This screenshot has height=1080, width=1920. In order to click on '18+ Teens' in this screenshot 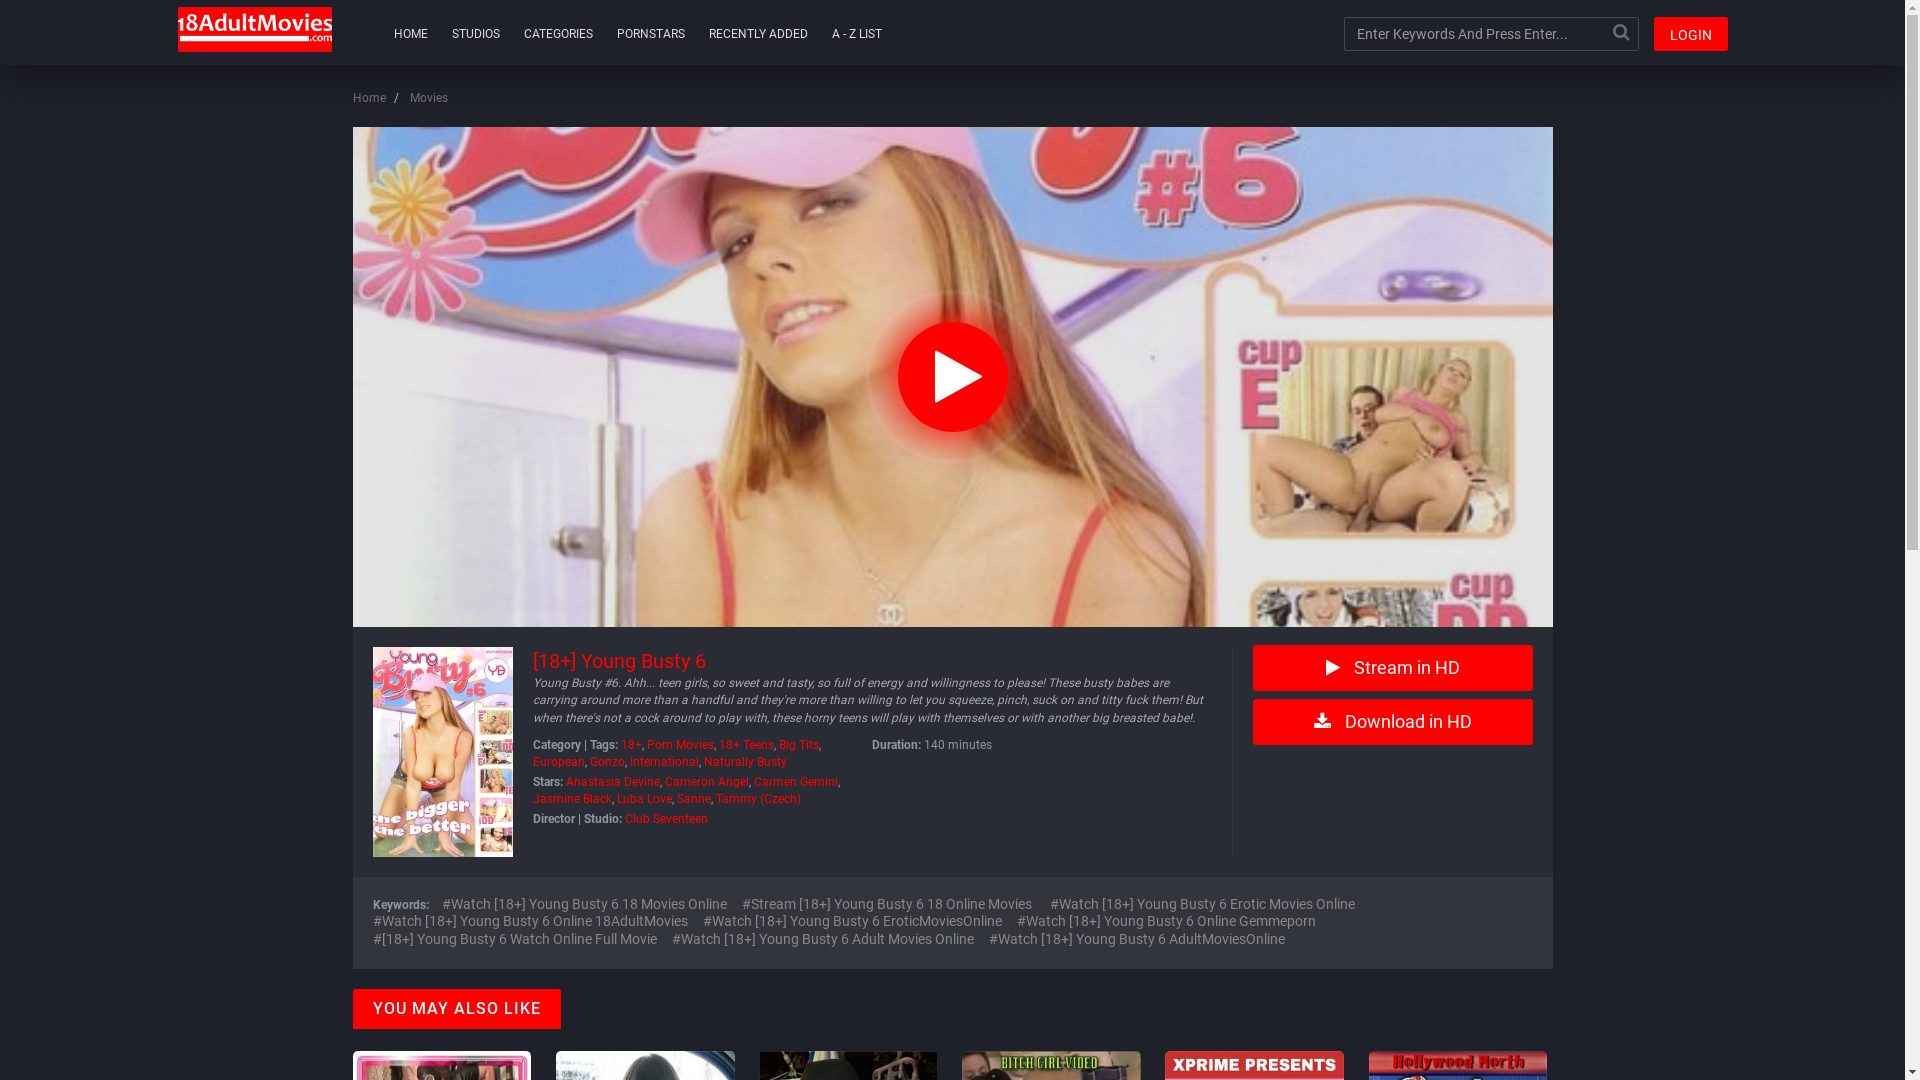, I will do `click(718, 744)`.